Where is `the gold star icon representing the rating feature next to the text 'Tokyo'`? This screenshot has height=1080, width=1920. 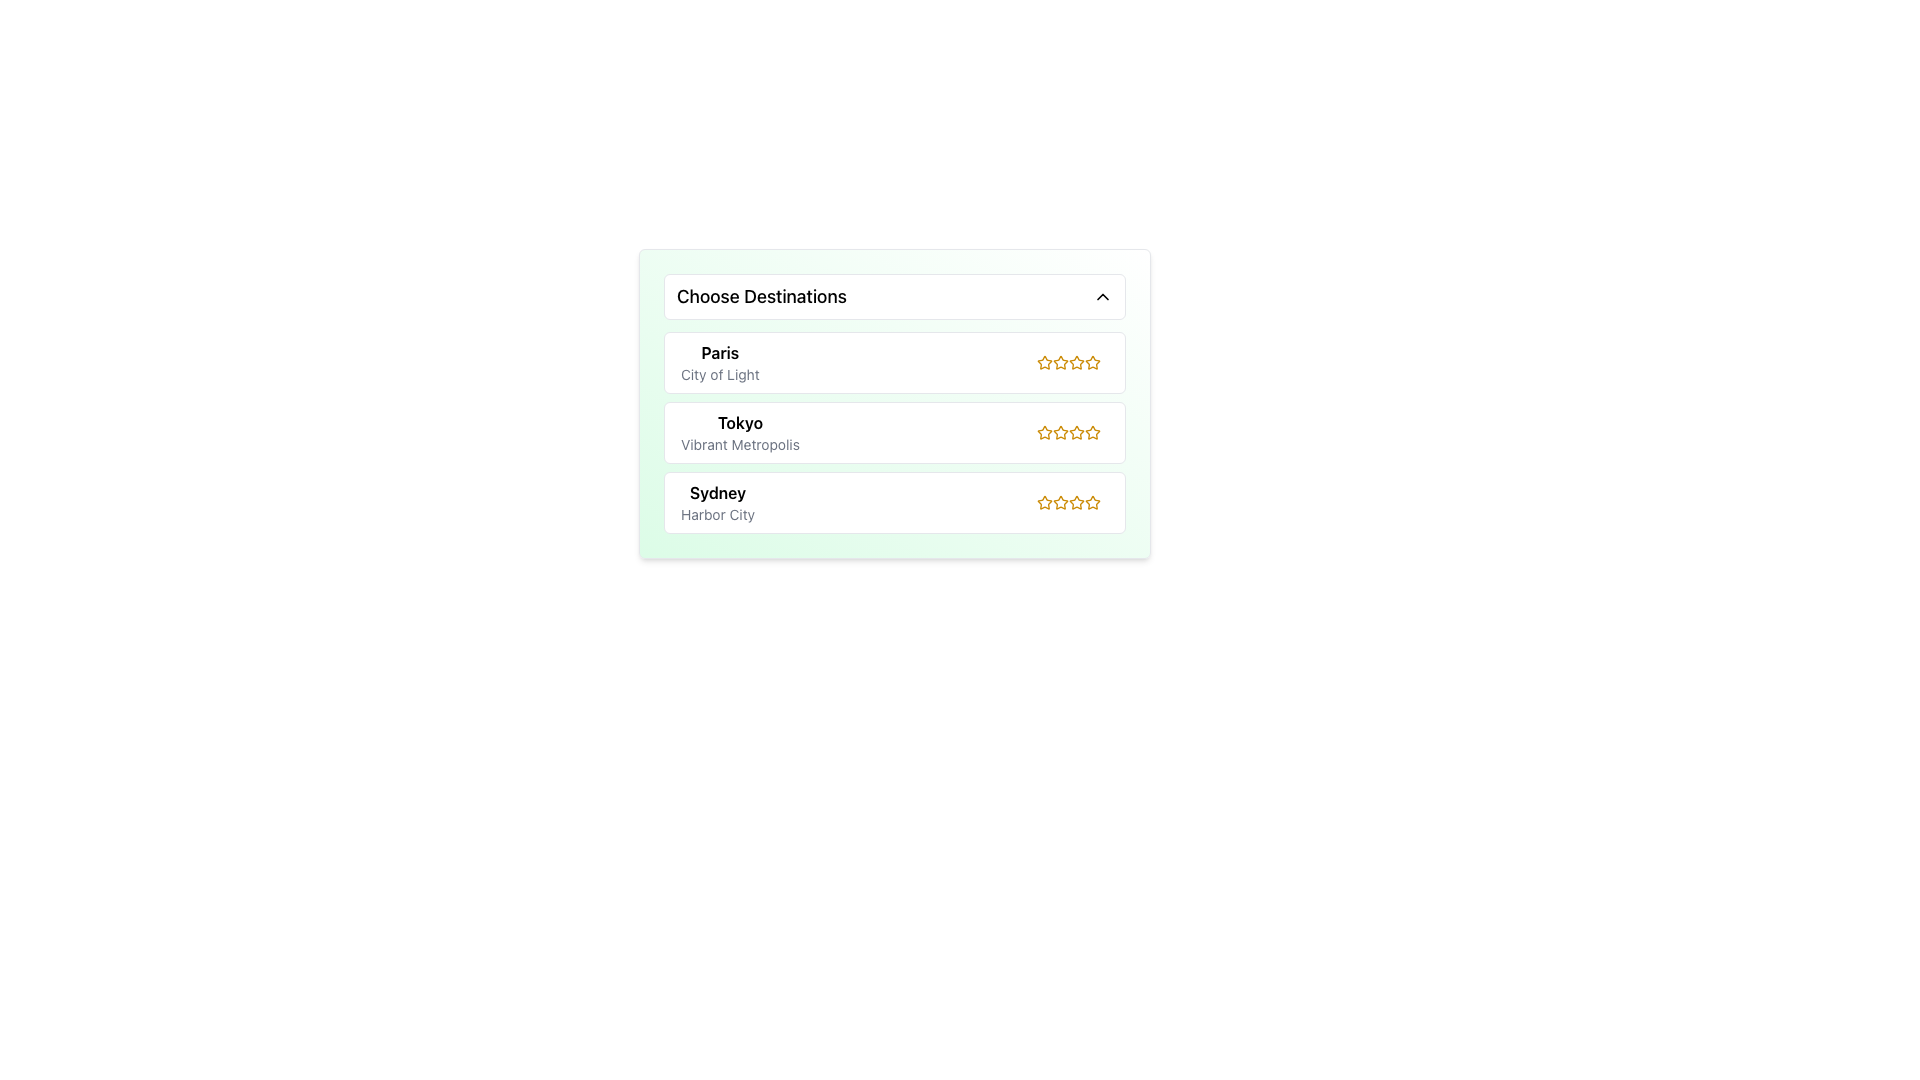 the gold star icon representing the rating feature next to the text 'Tokyo' is located at coordinates (1044, 431).